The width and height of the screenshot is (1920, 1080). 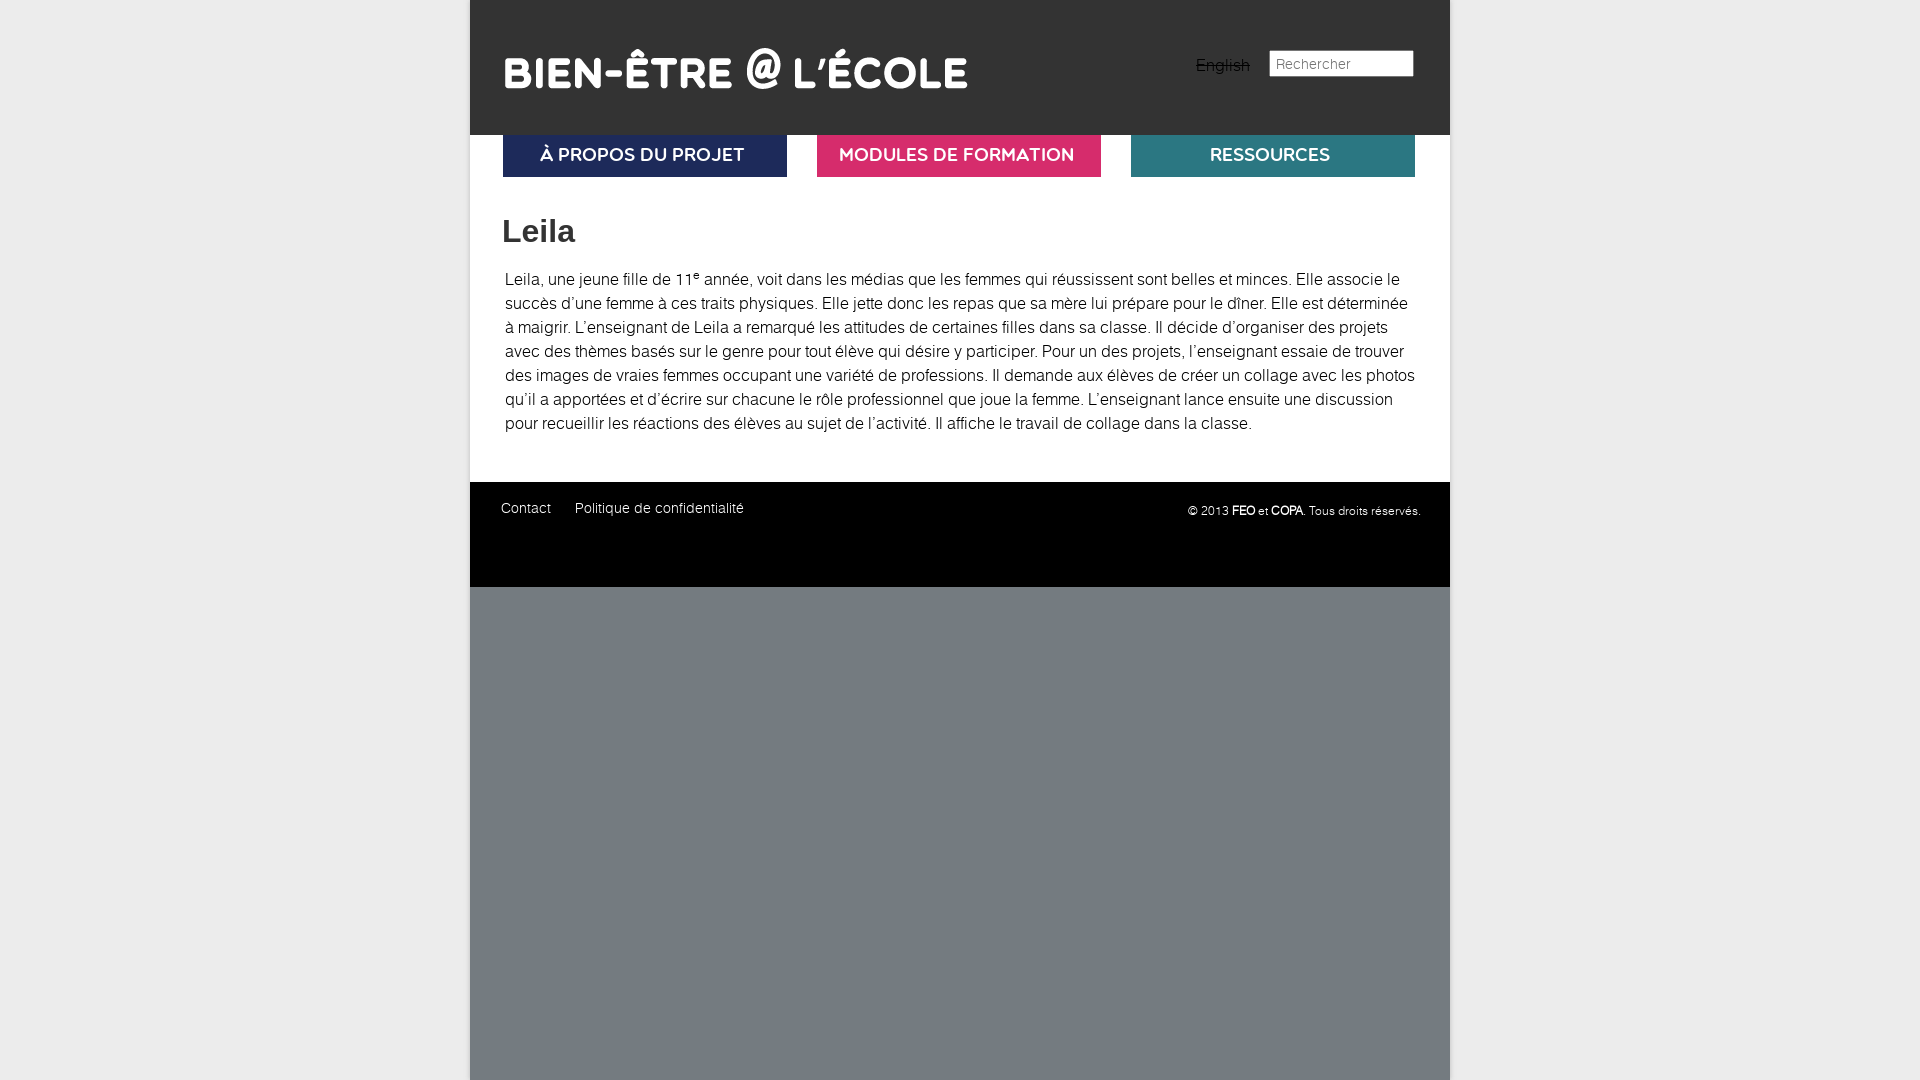 What do you see at coordinates (469, 0) in the screenshot?
I see `'Skip to main'` at bounding box center [469, 0].